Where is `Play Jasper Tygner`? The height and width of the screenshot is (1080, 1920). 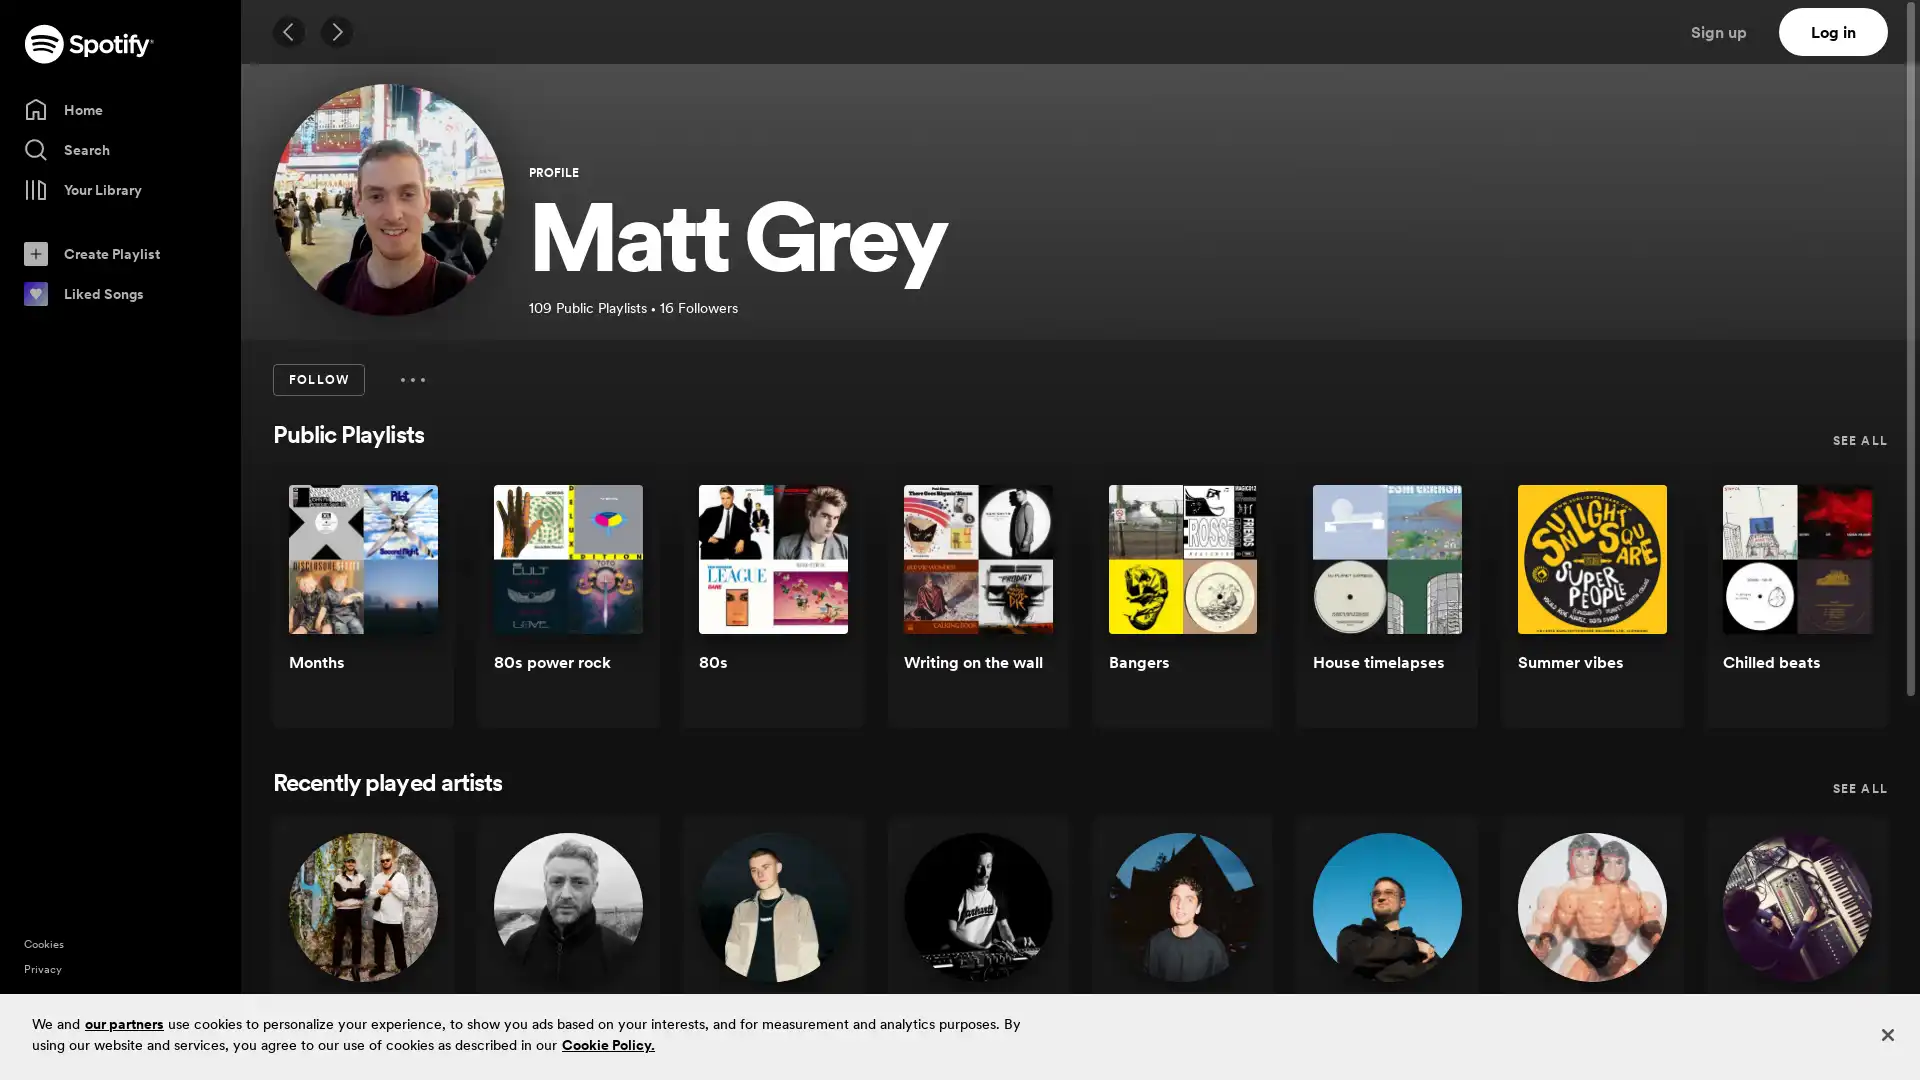
Play Jasper Tygner is located at coordinates (815, 955).